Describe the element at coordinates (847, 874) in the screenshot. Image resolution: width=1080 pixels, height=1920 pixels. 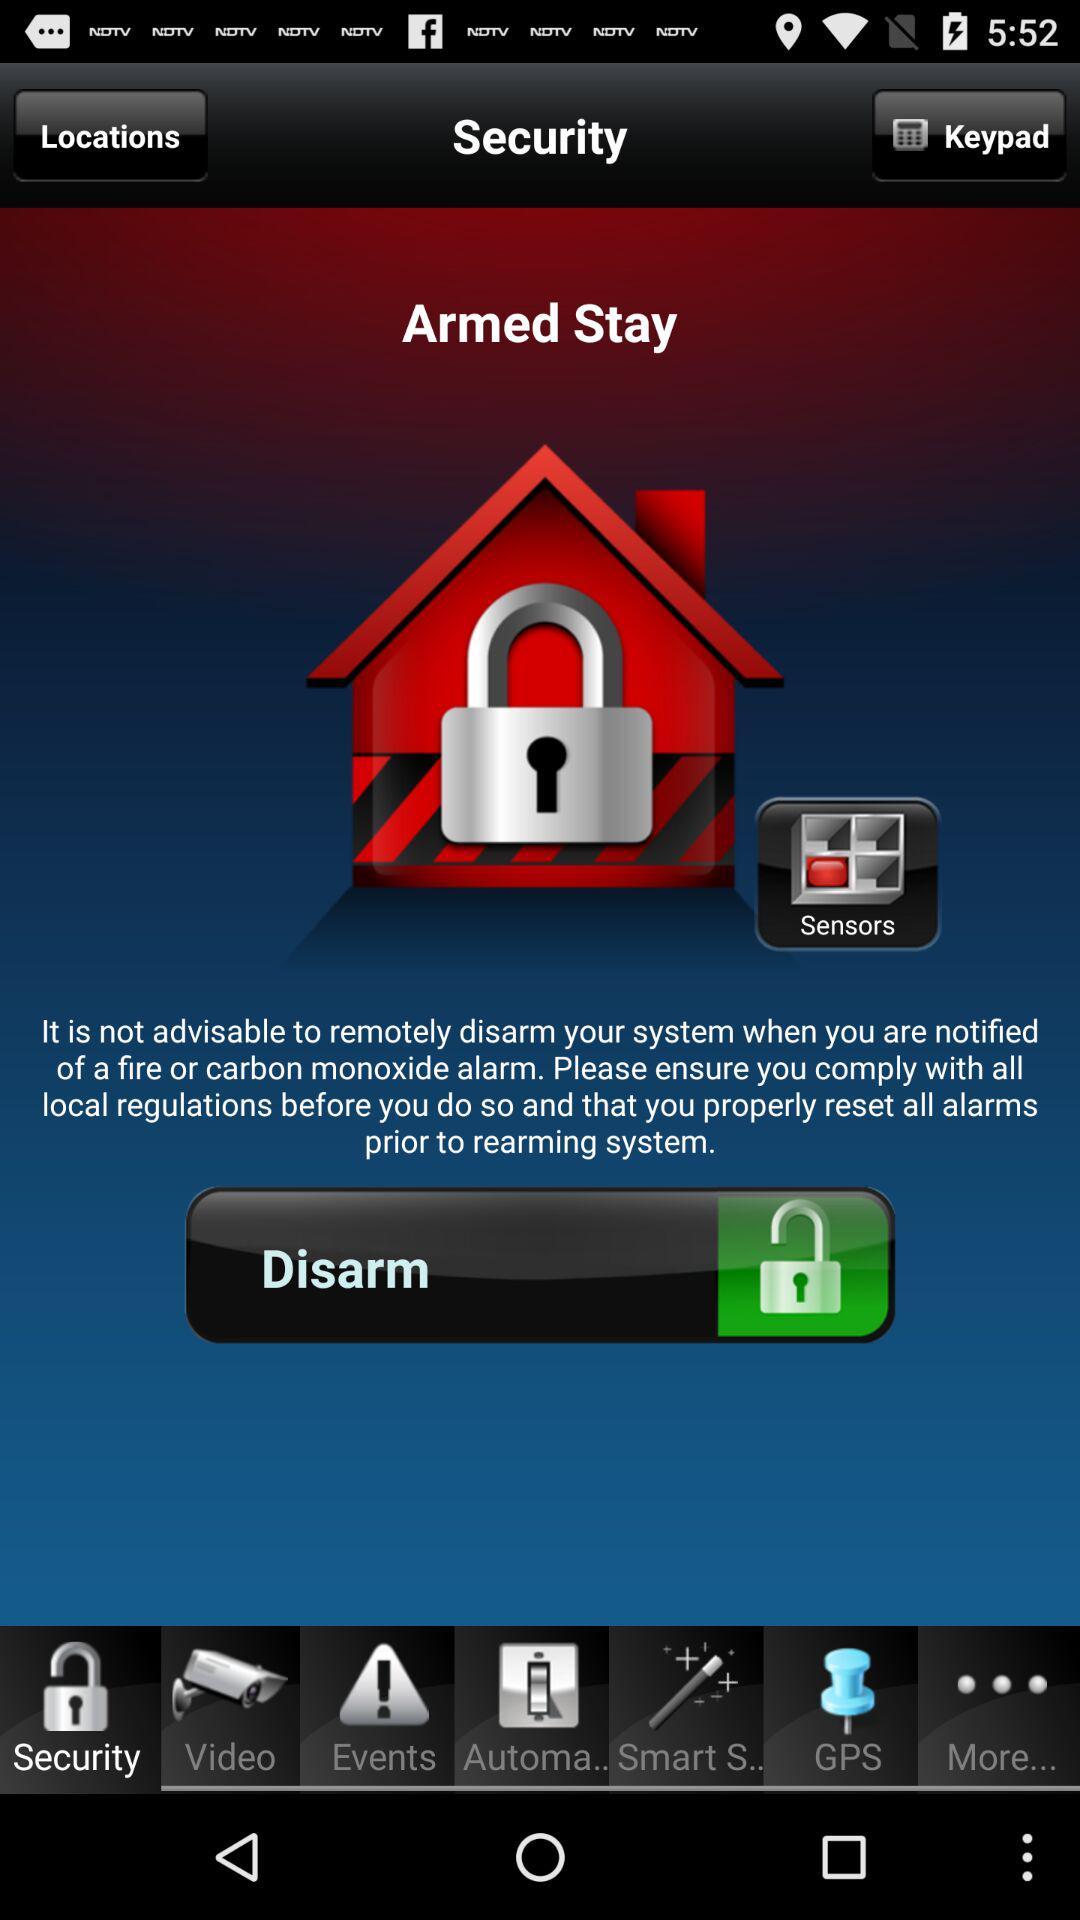
I see `icon on the right` at that location.